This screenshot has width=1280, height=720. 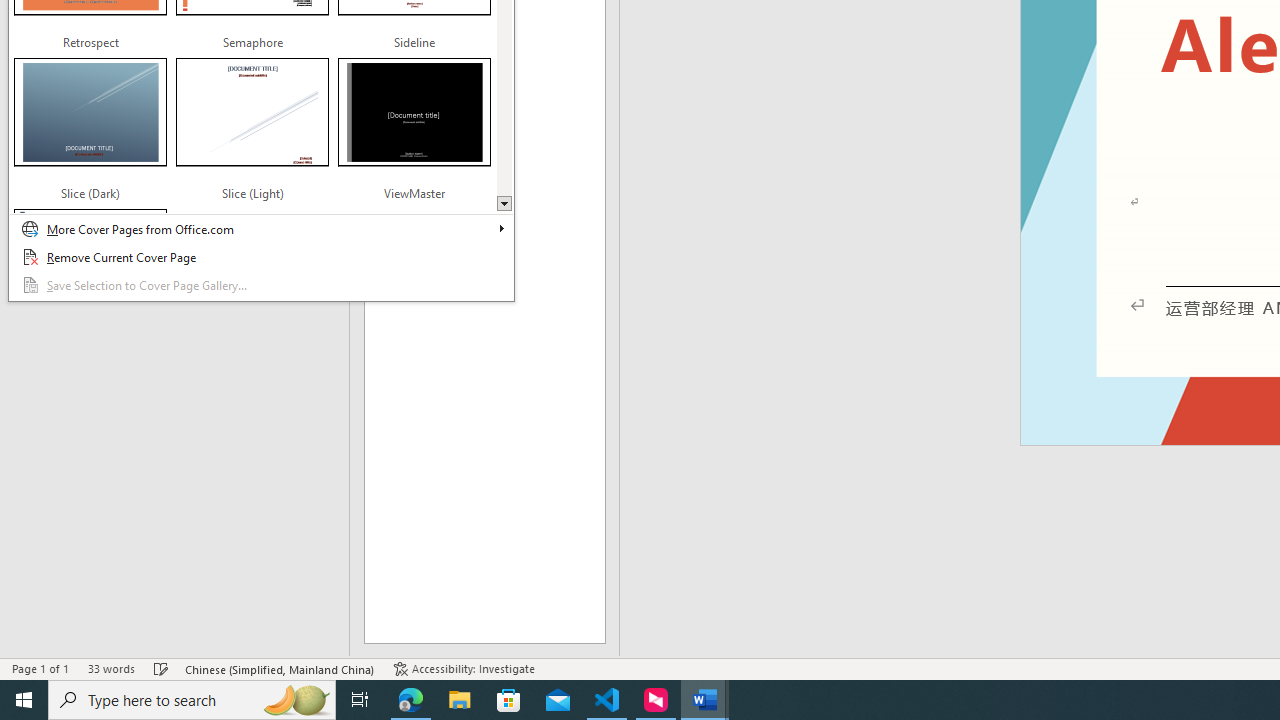 What do you see at coordinates (192, 698) in the screenshot?
I see `'Type here to search'` at bounding box center [192, 698].